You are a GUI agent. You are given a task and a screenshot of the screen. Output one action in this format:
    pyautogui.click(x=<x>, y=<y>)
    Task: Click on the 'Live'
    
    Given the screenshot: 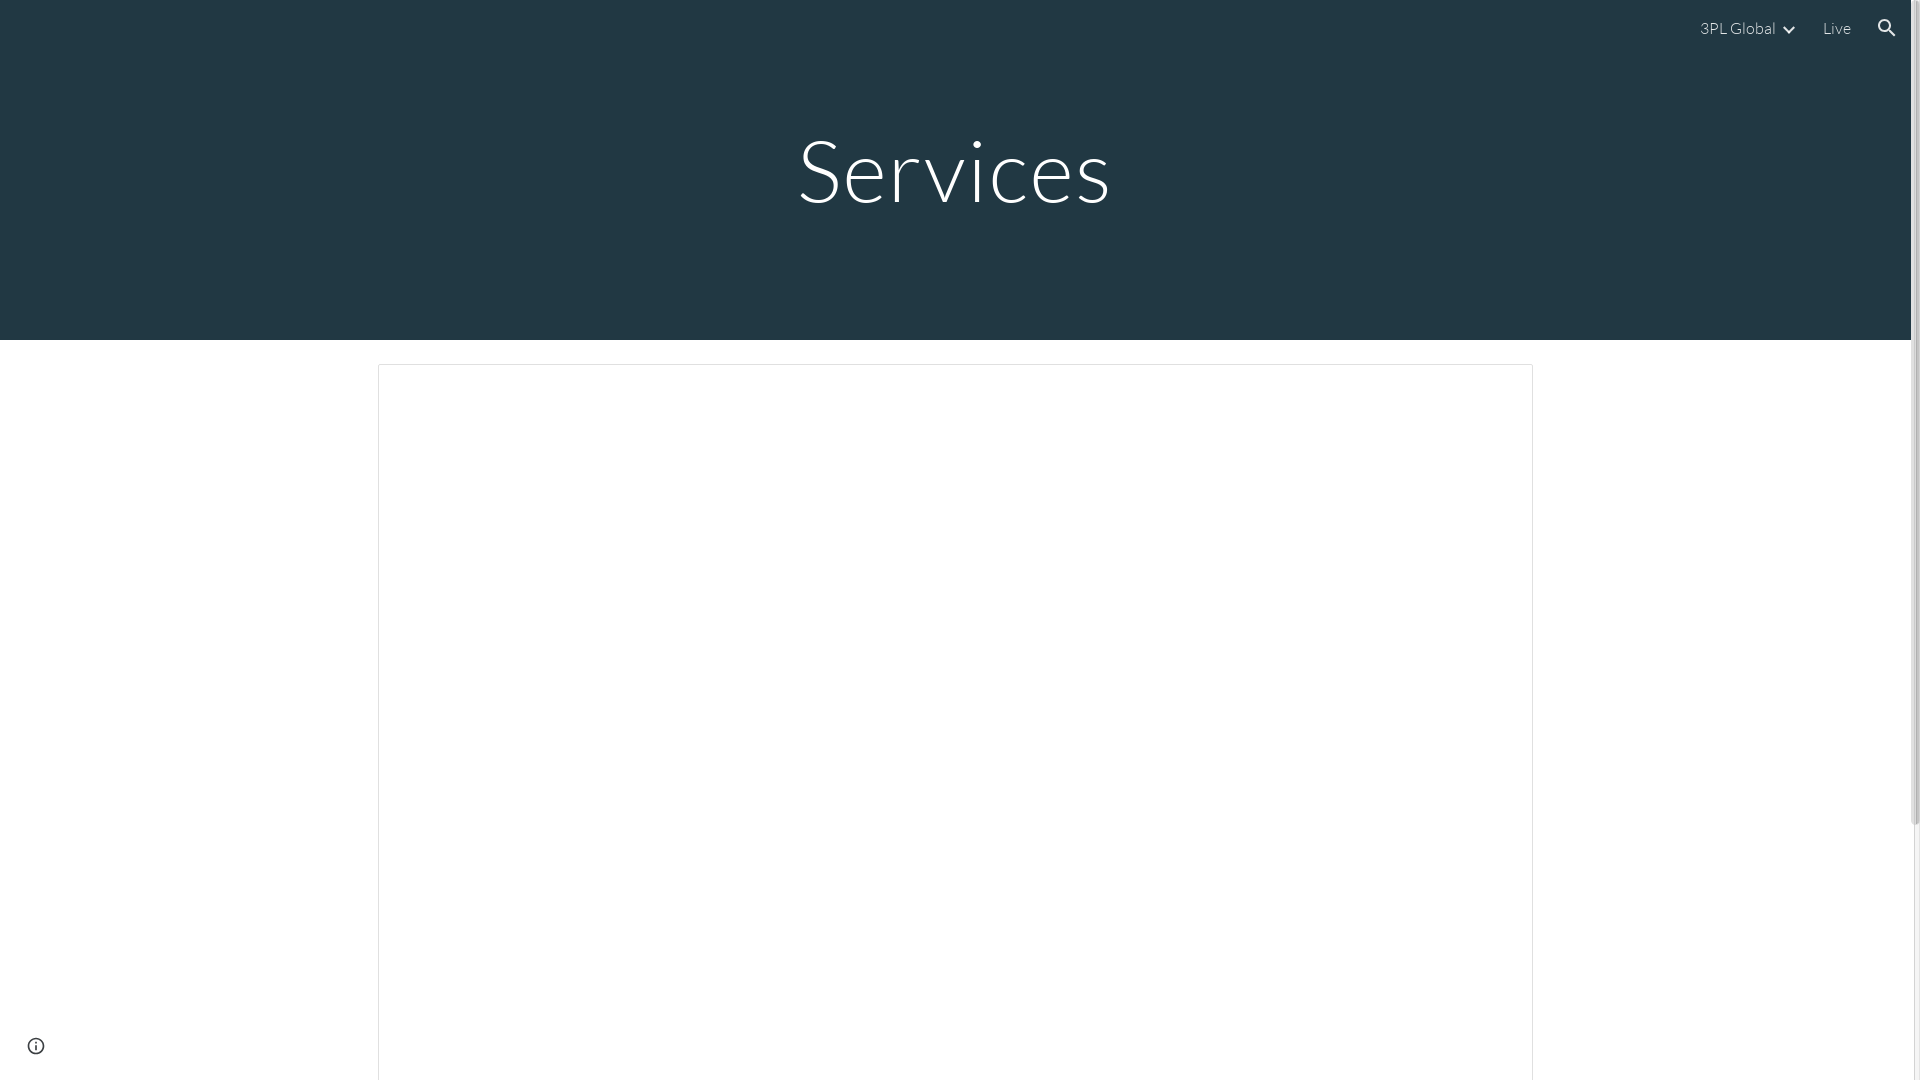 What is the action you would take?
    pyautogui.click(x=1837, y=27)
    